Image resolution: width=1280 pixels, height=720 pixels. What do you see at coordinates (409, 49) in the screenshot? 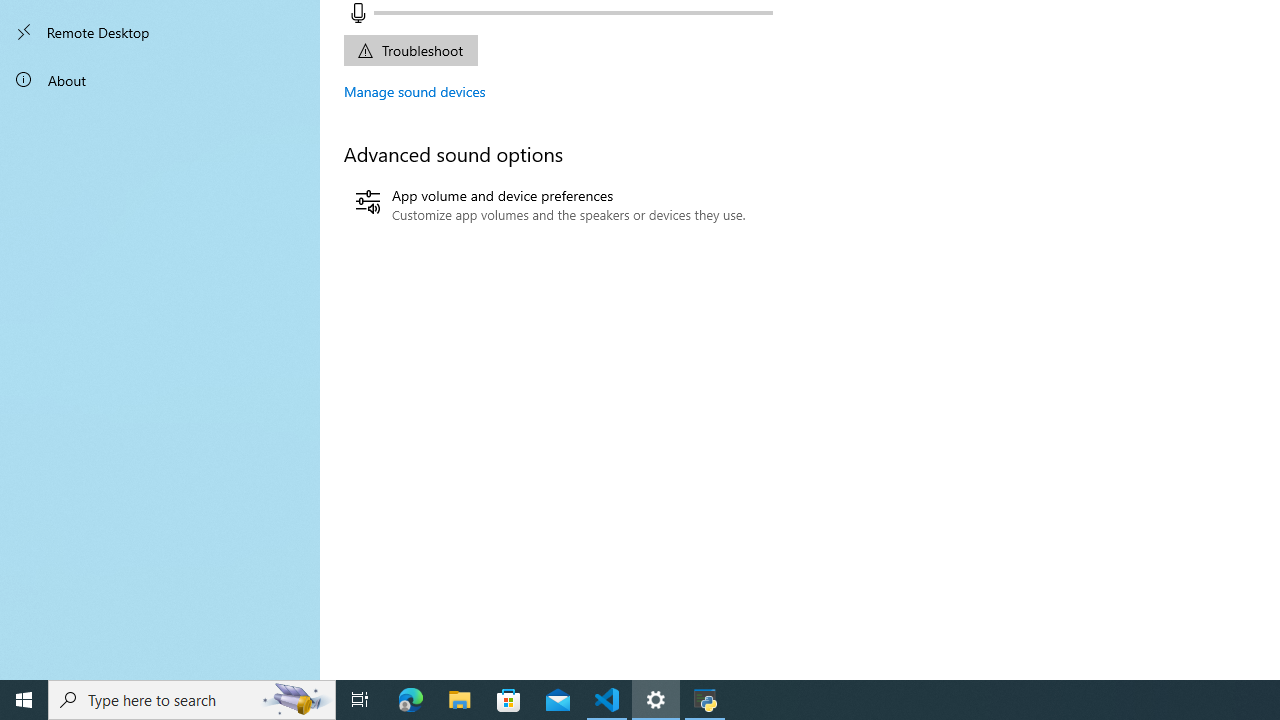
I see `'Input device troubleshoot'` at bounding box center [409, 49].